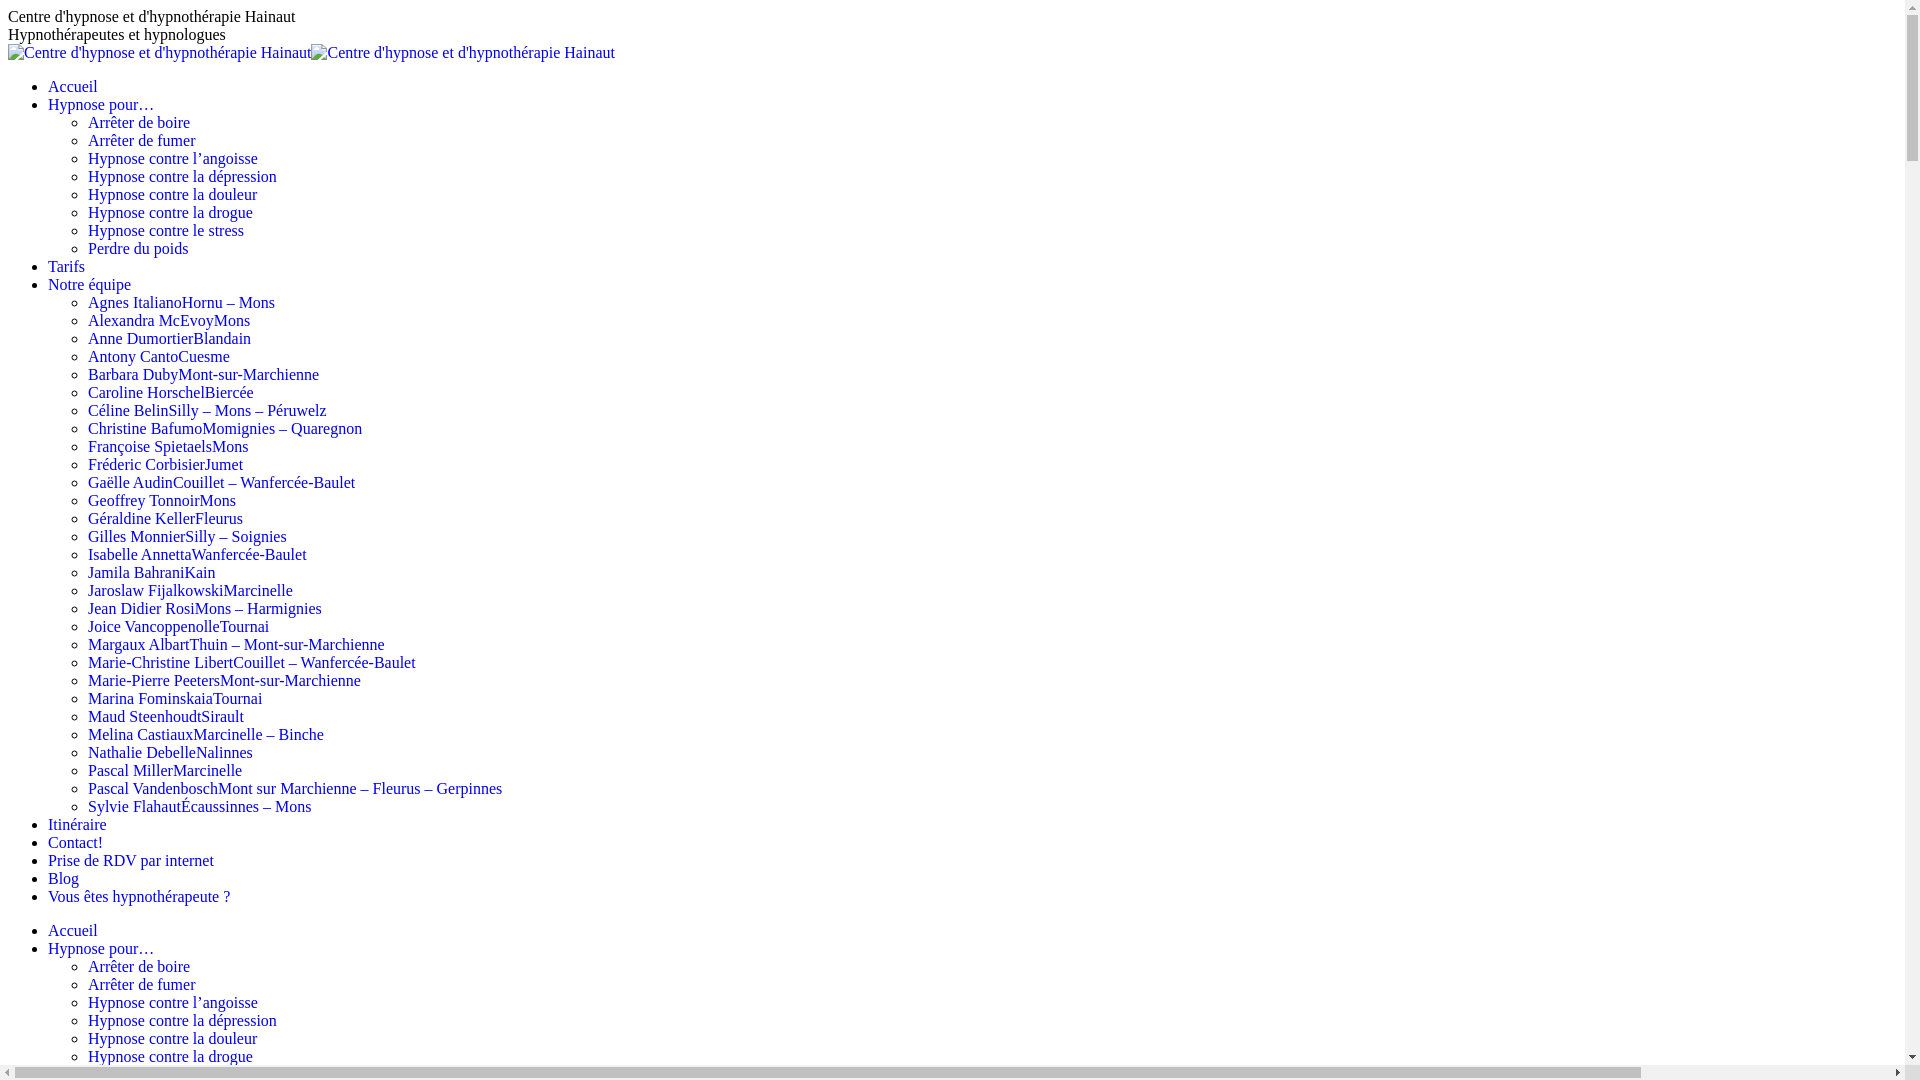  What do you see at coordinates (151, 572) in the screenshot?
I see `'Jamila BahraniKain'` at bounding box center [151, 572].